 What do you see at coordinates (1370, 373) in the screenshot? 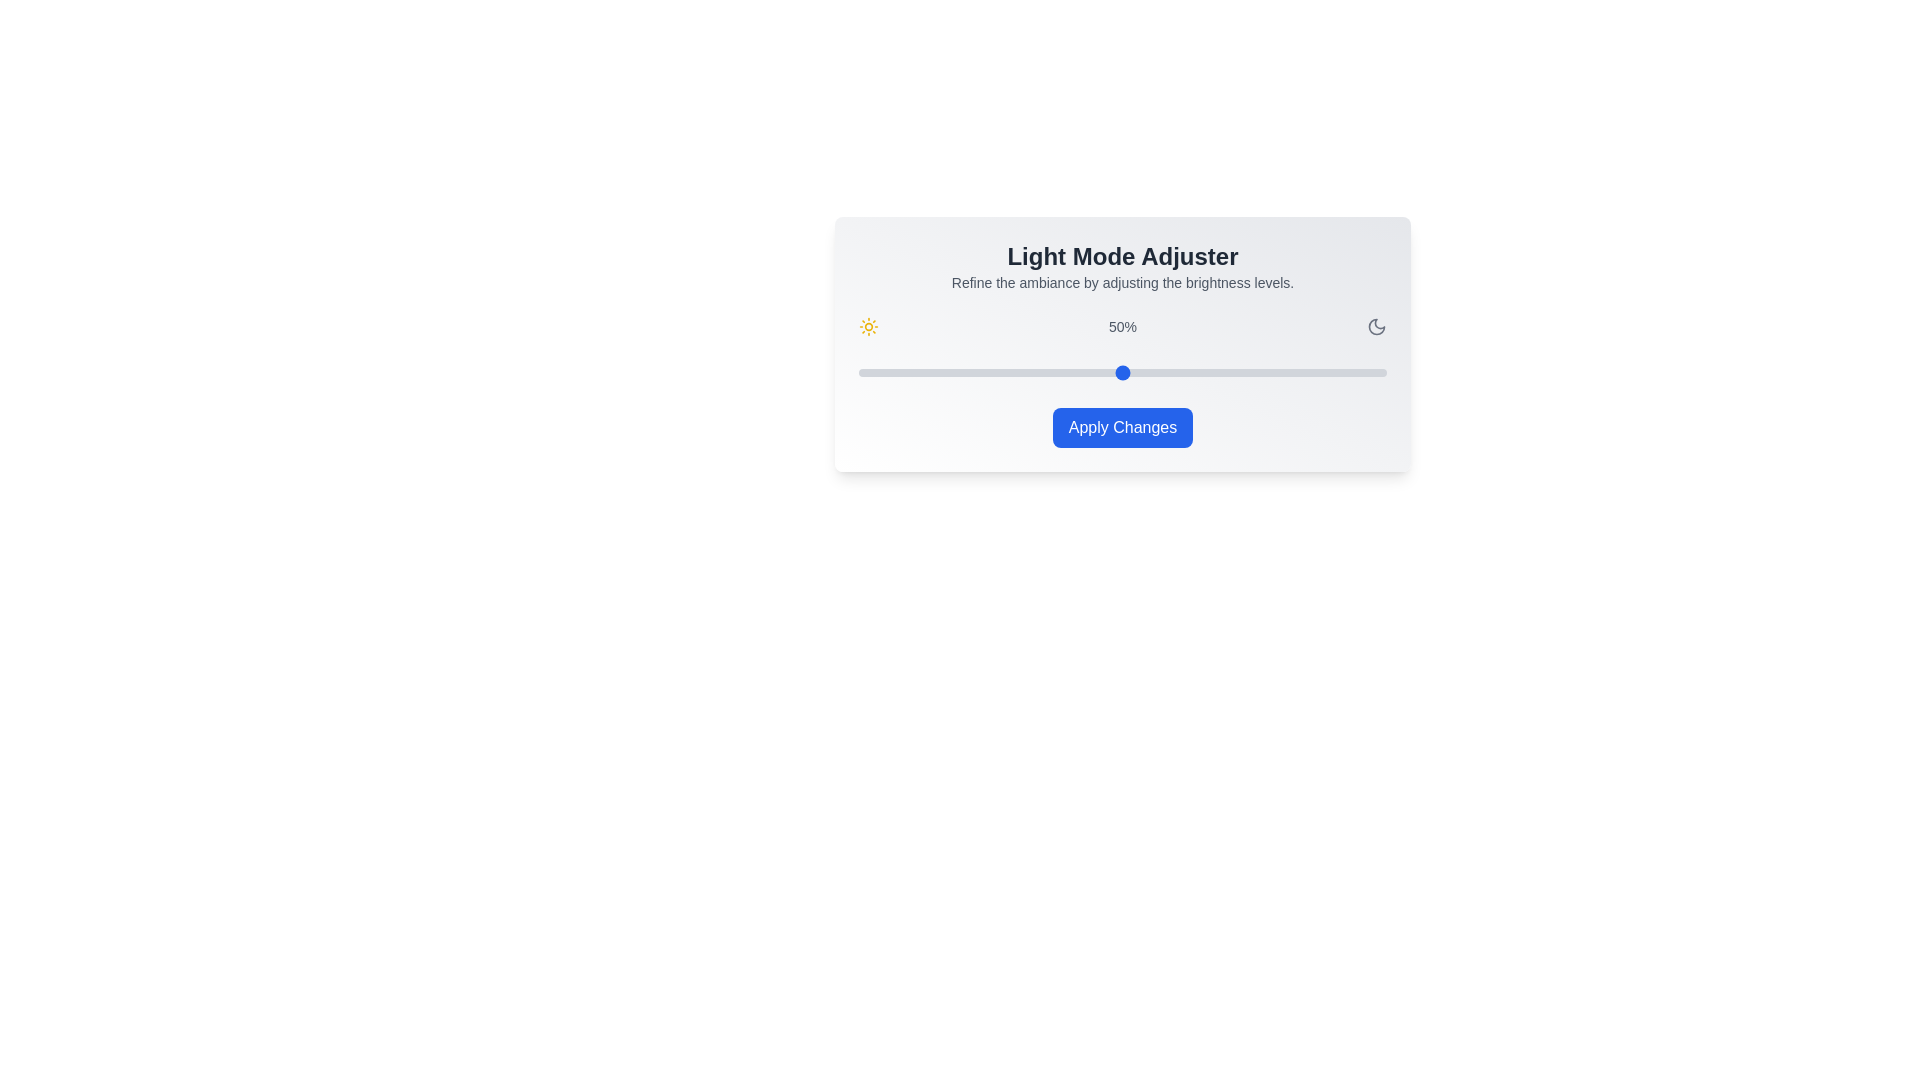
I see `the brightness slider to 97%` at bounding box center [1370, 373].